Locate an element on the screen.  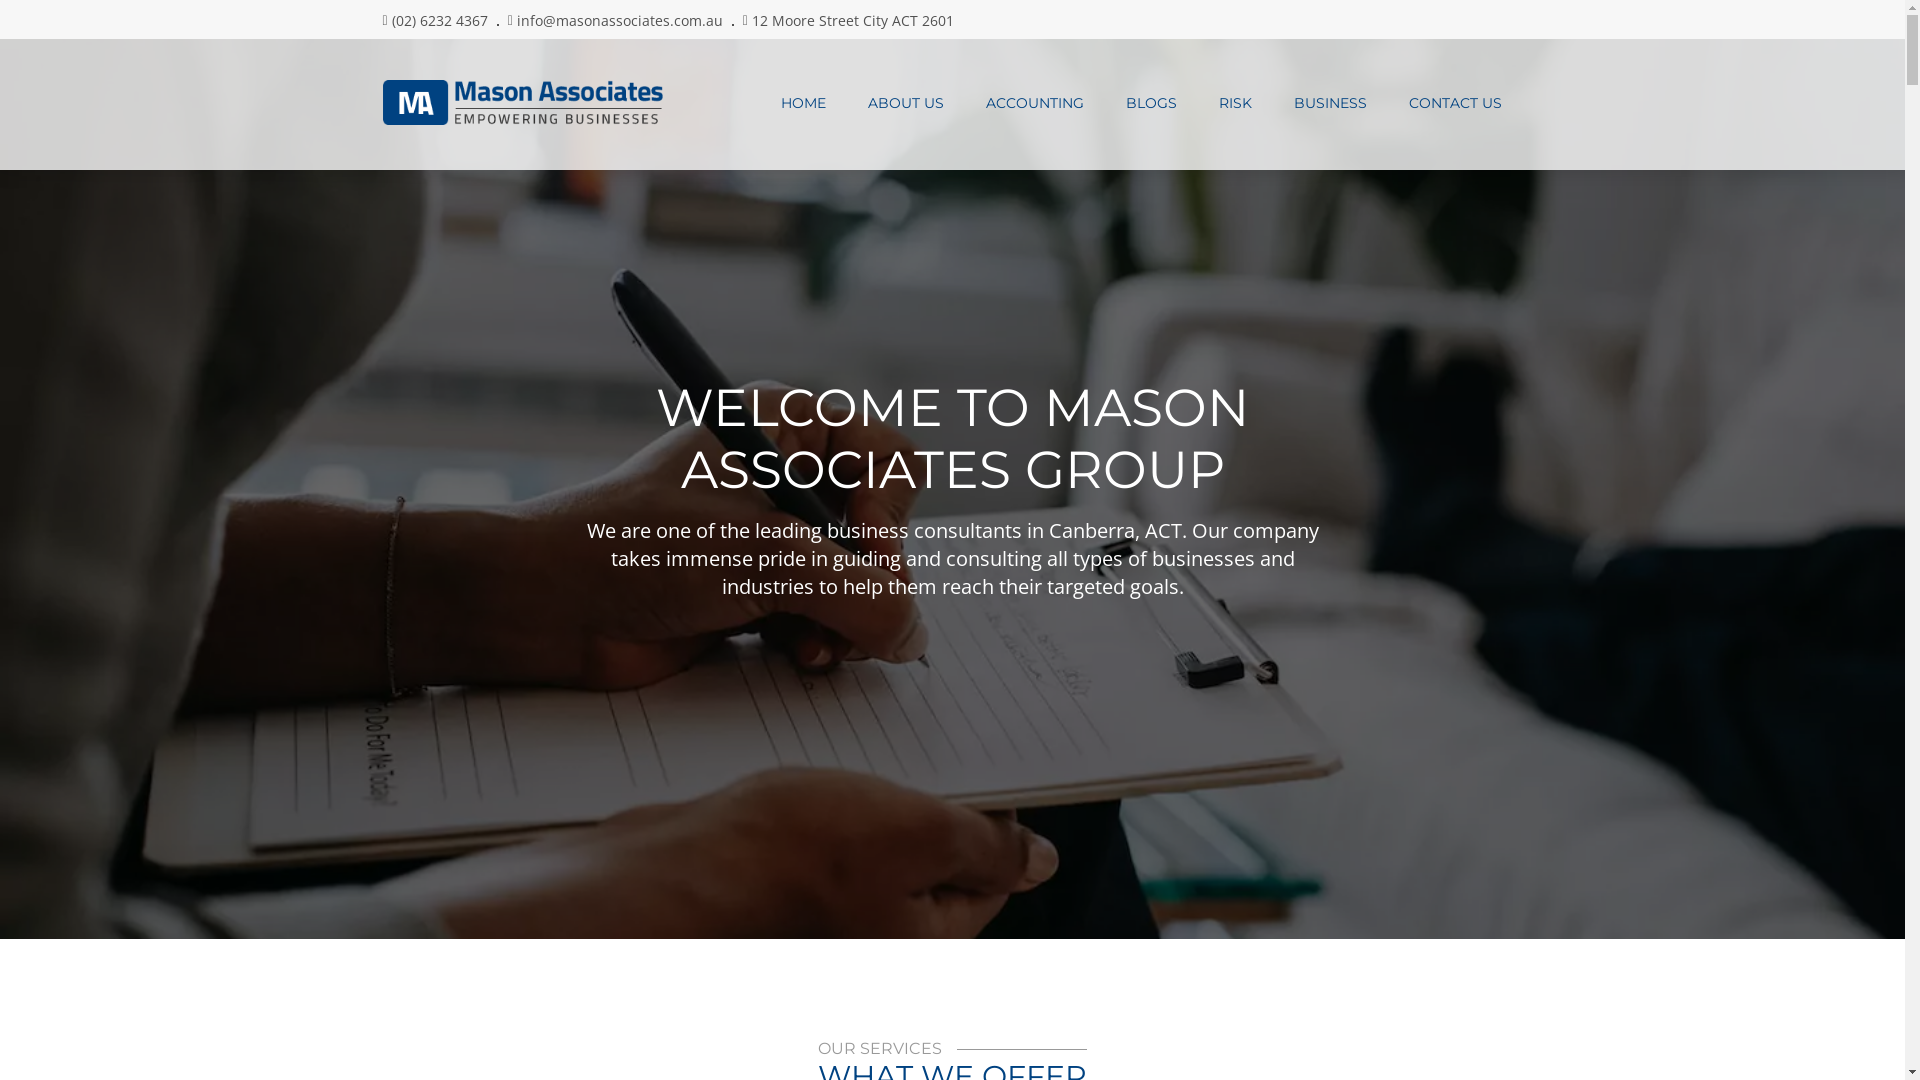
'CONTACT US' is located at coordinates (1455, 103).